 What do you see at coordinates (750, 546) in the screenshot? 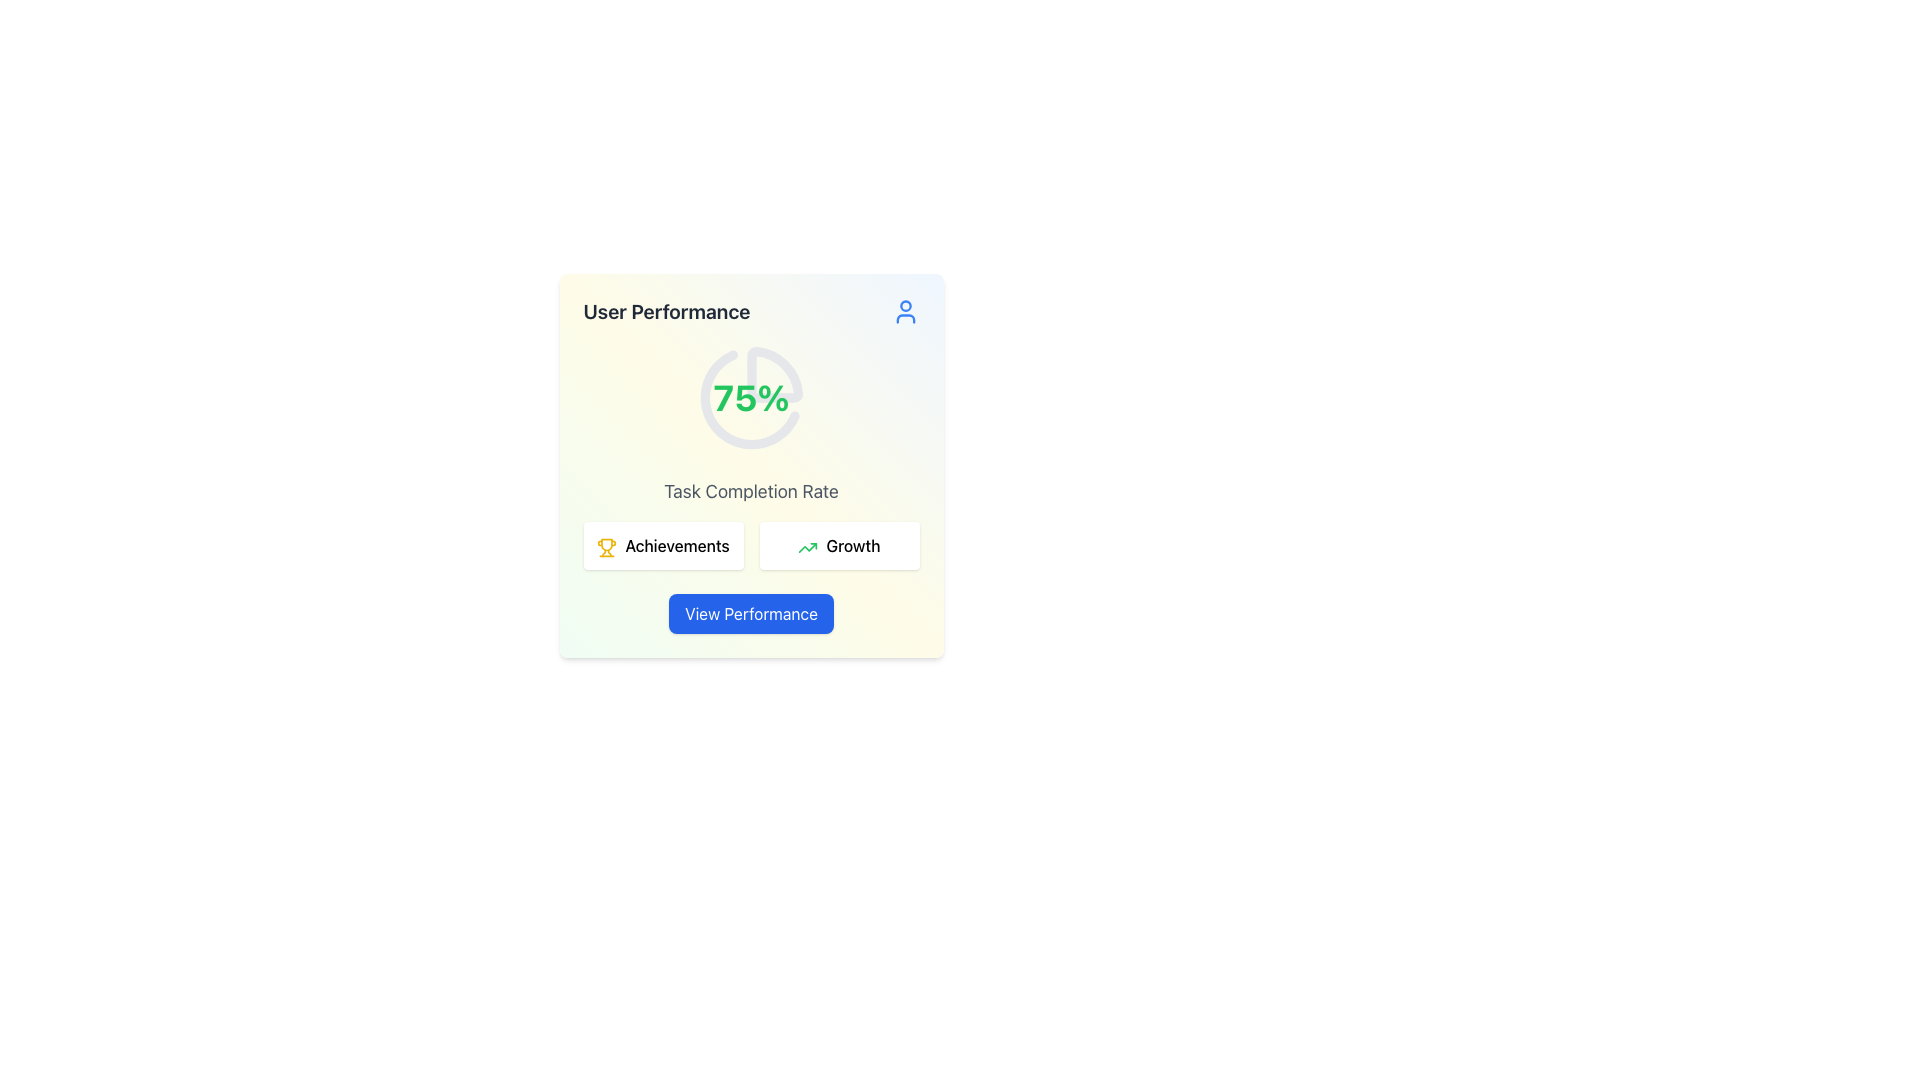
I see `the labels in the horizontal section representing Achievements and Growth` at bounding box center [750, 546].